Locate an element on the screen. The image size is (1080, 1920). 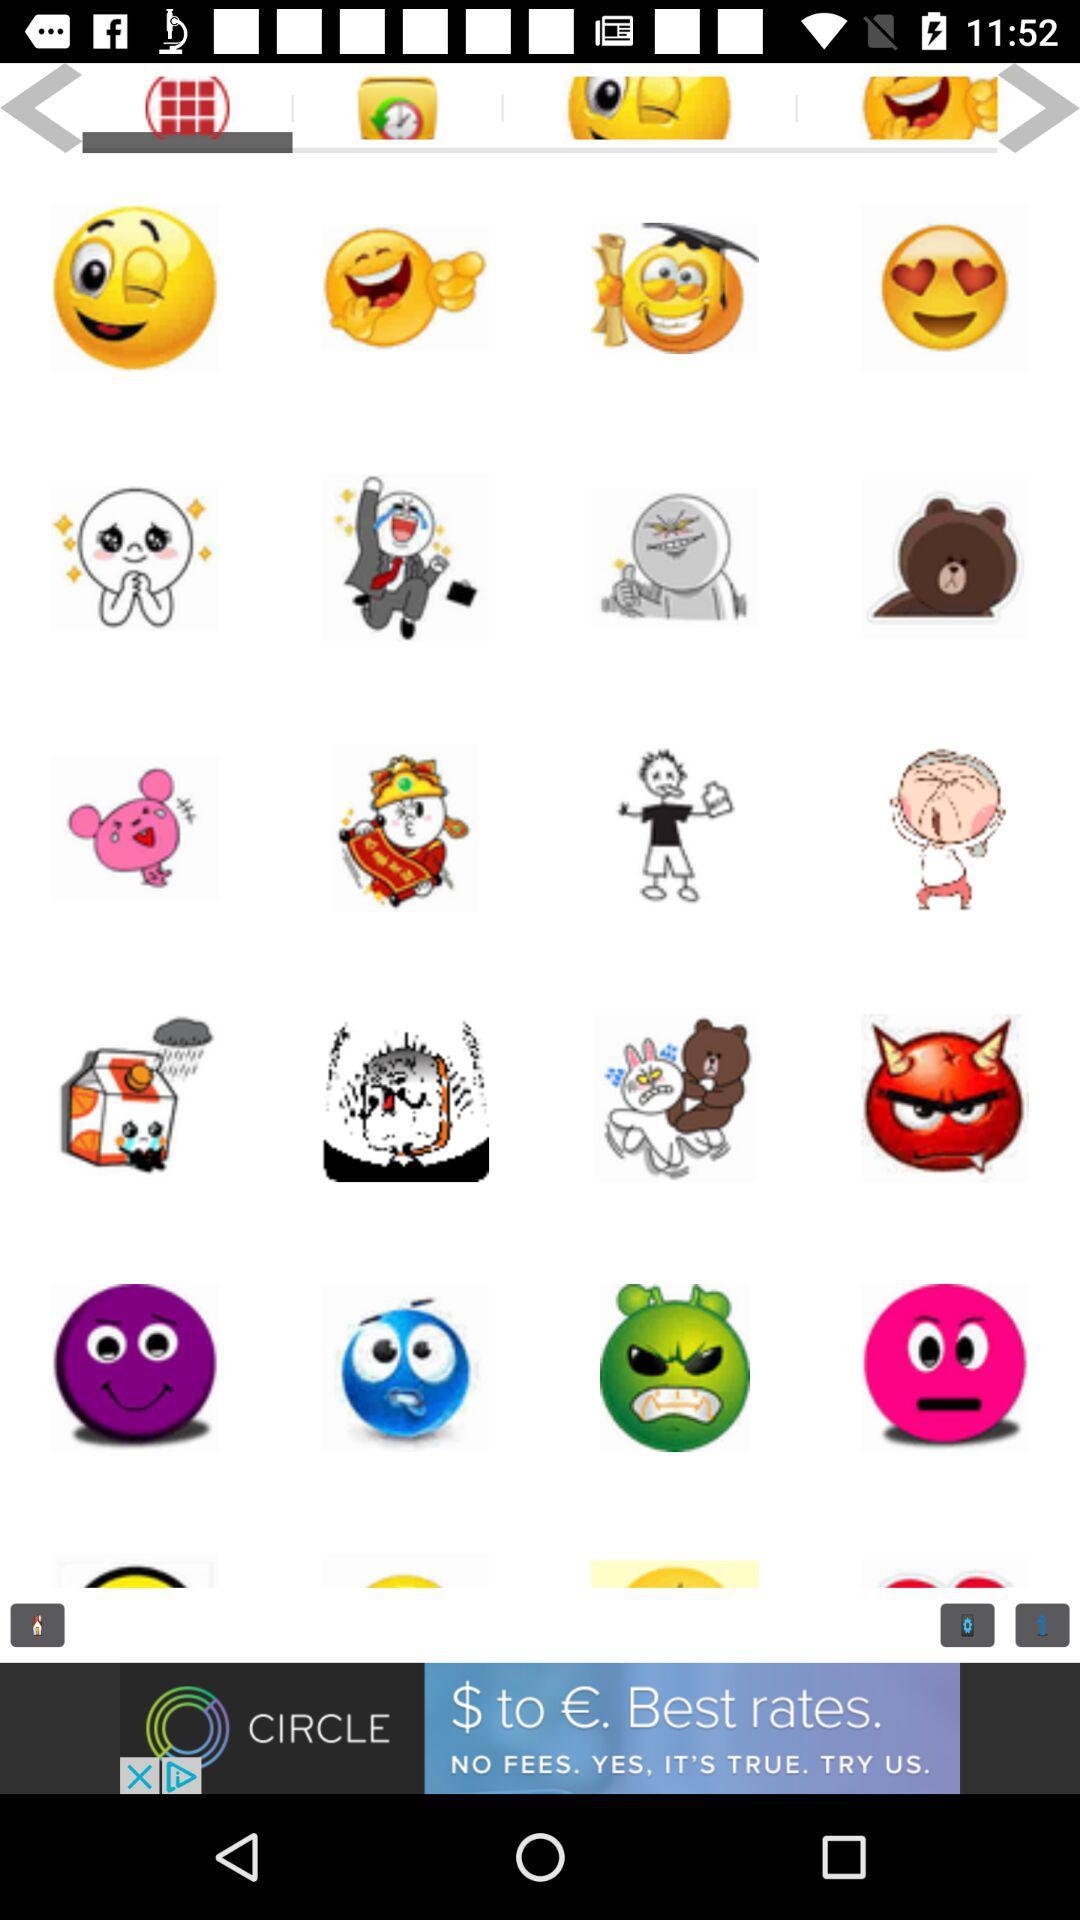
colour pitcure page is located at coordinates (135, 828).